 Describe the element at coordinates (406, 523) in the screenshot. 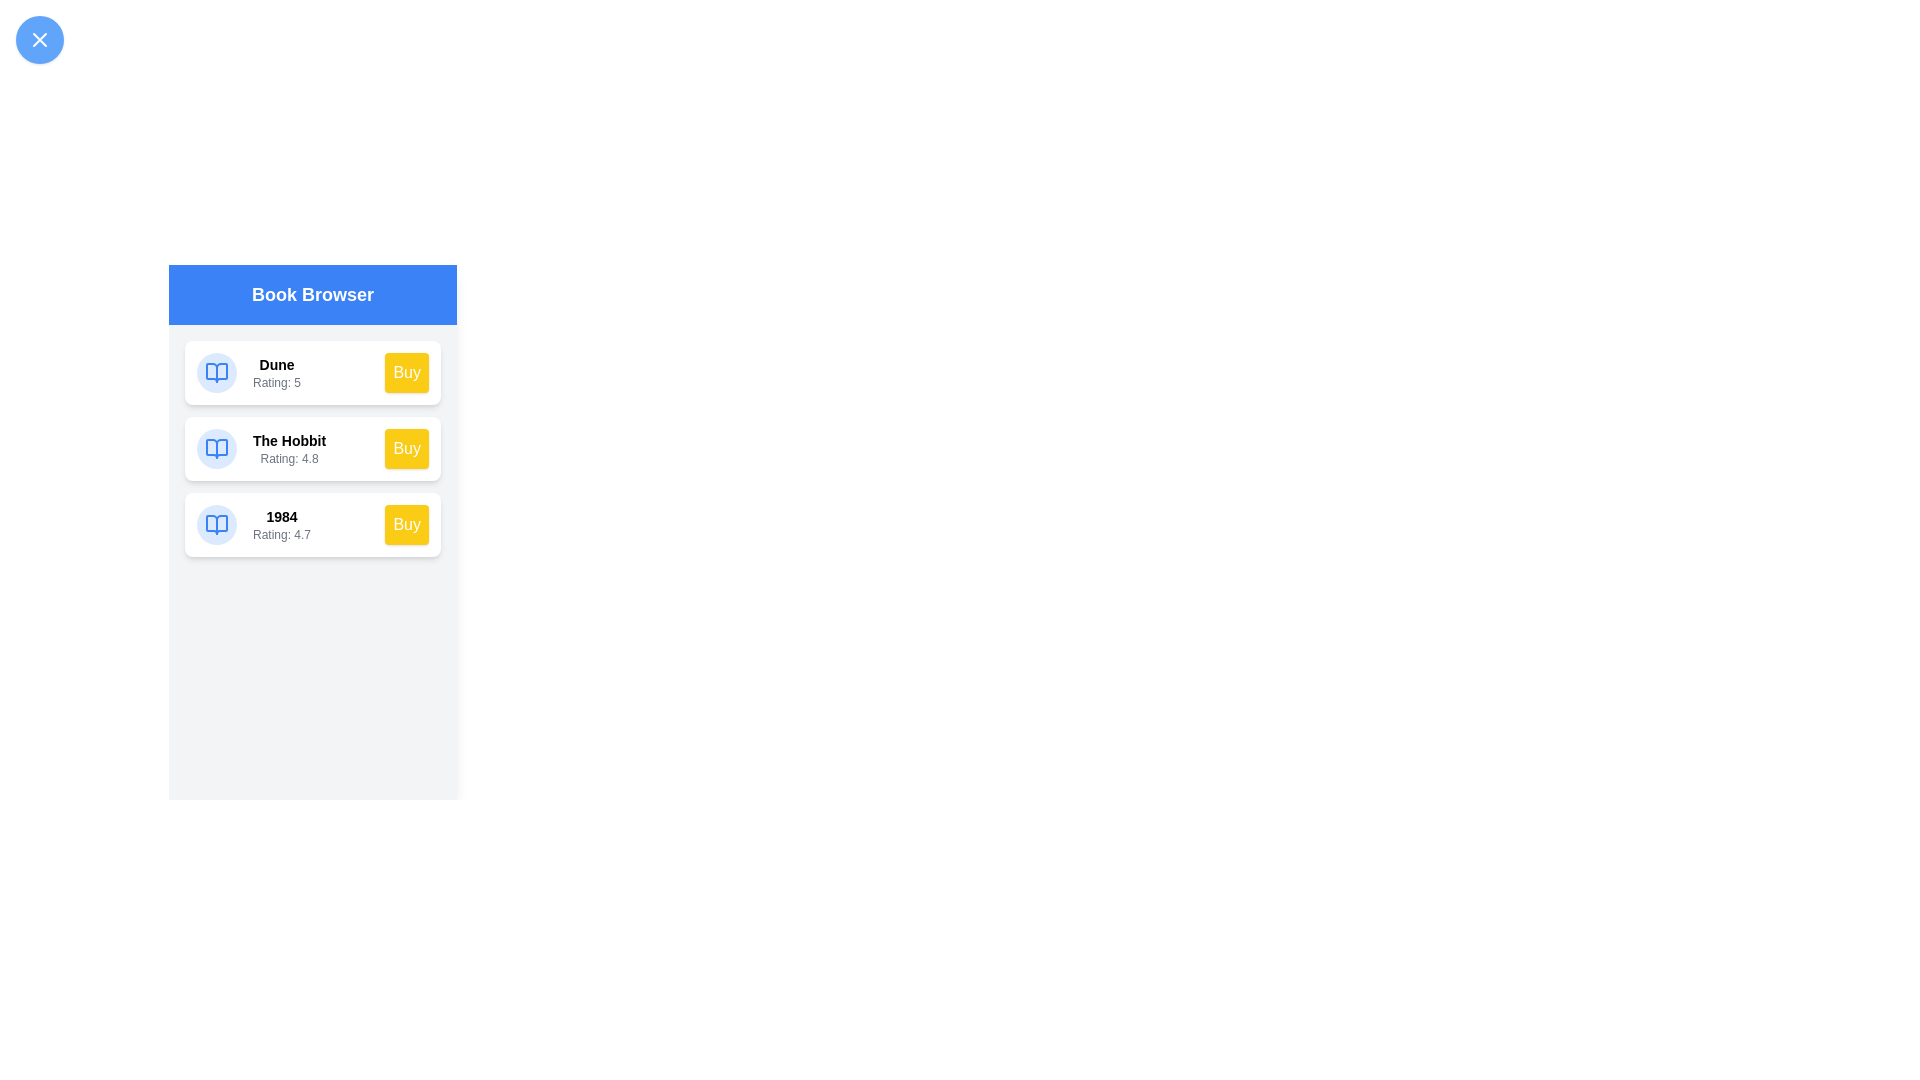

I see `the 'Buy' button for the book titled 1984` at that location.